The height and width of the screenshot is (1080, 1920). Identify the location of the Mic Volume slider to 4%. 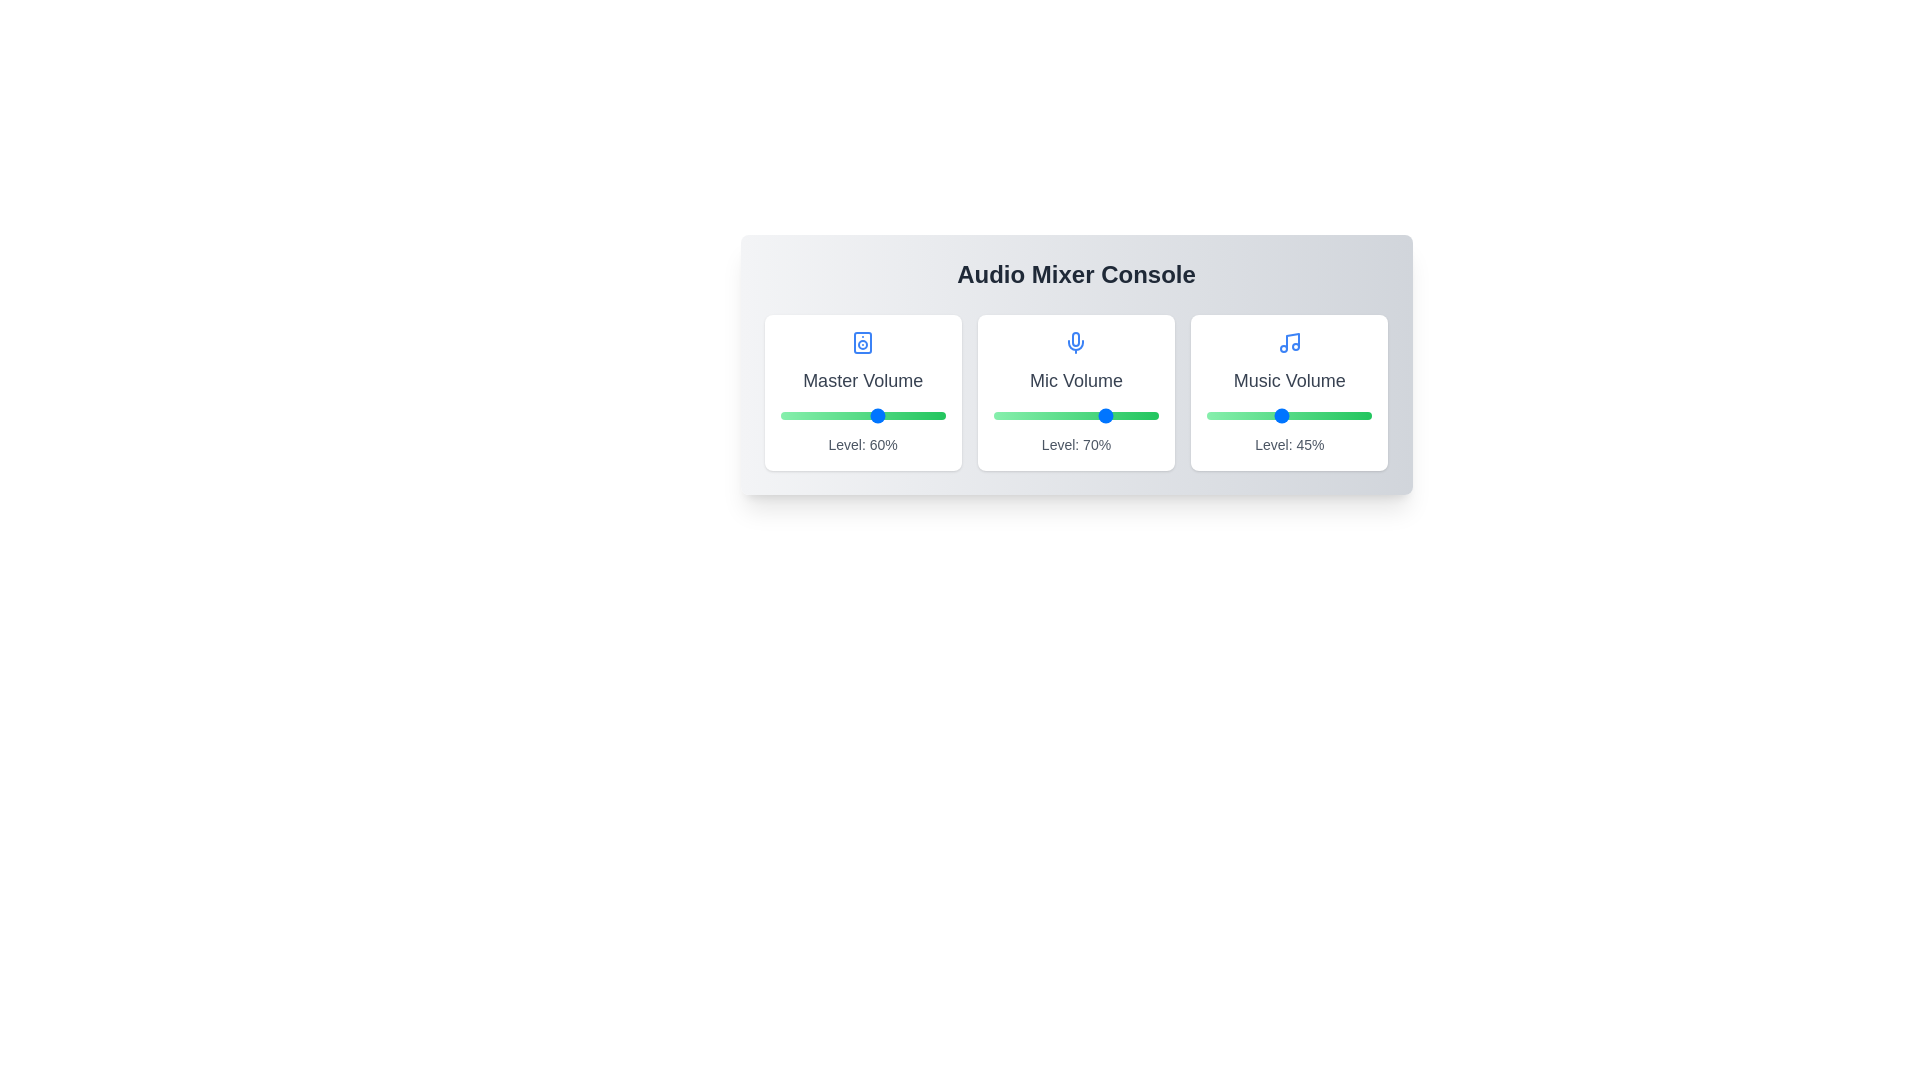
(1000, 415).